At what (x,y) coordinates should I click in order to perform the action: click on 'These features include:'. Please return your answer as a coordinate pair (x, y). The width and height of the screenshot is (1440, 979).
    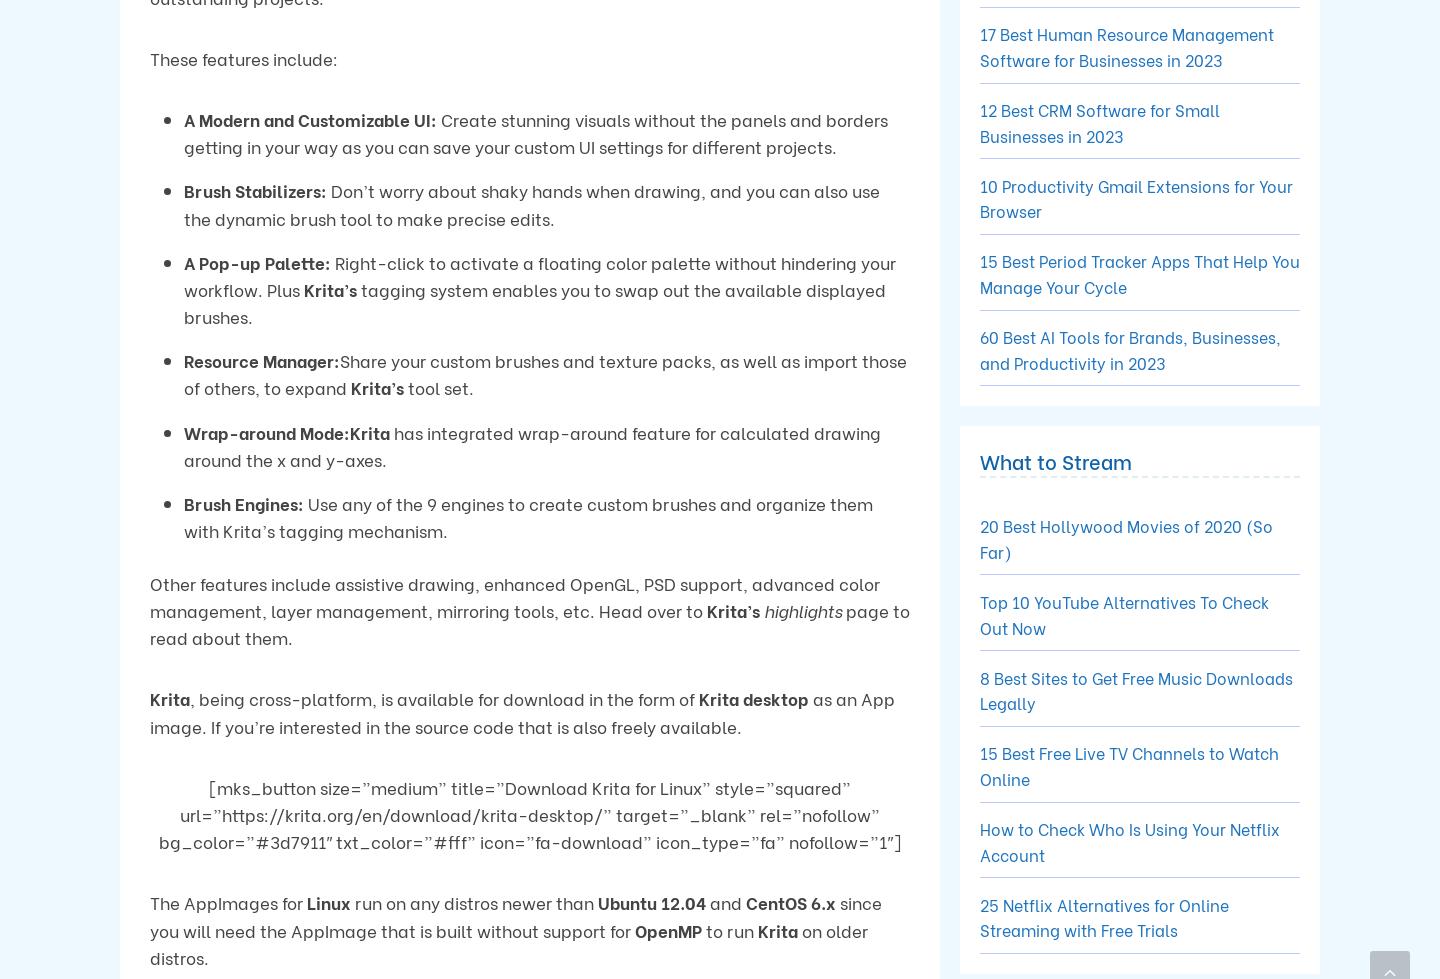
    Looking at the image, I should click on (242, 57).